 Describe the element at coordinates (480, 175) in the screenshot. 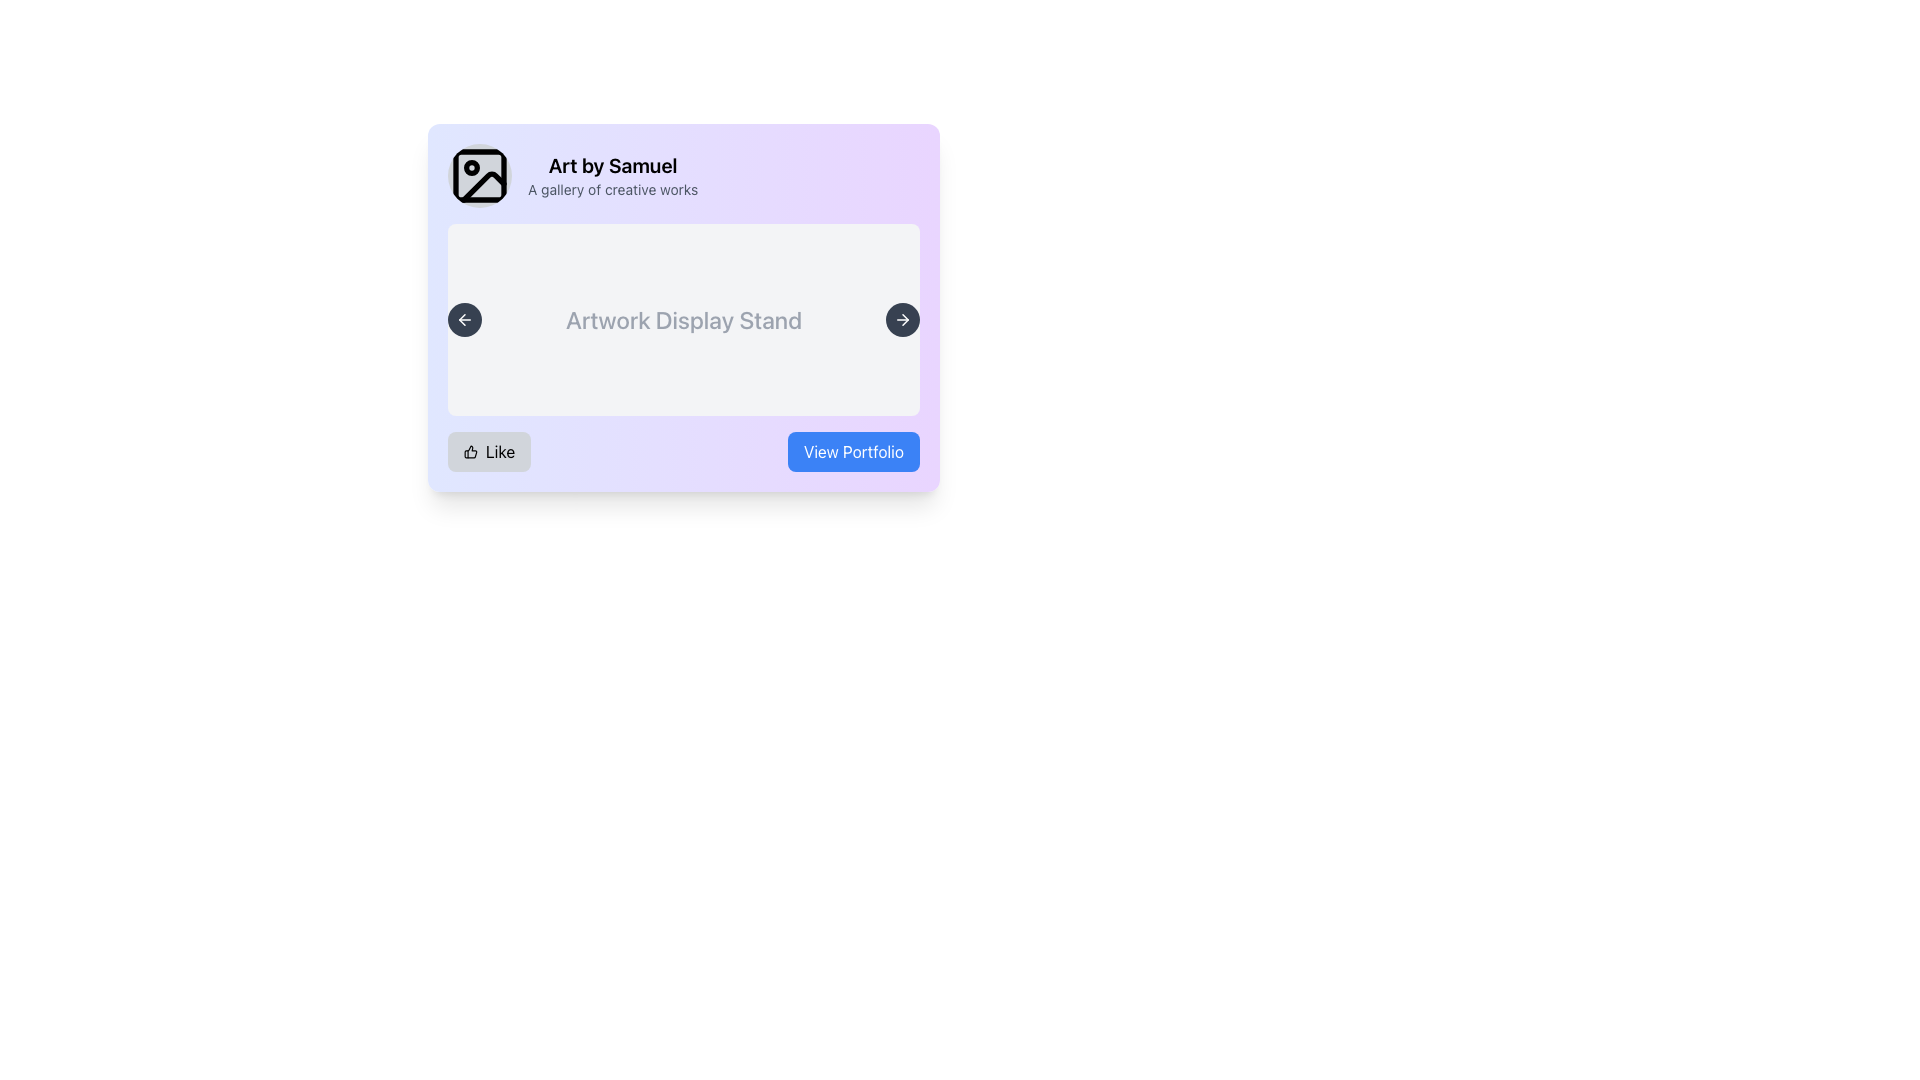

I see `the icon located at the left within the header section of the card, which symbolizes an image or artwork` at that location.